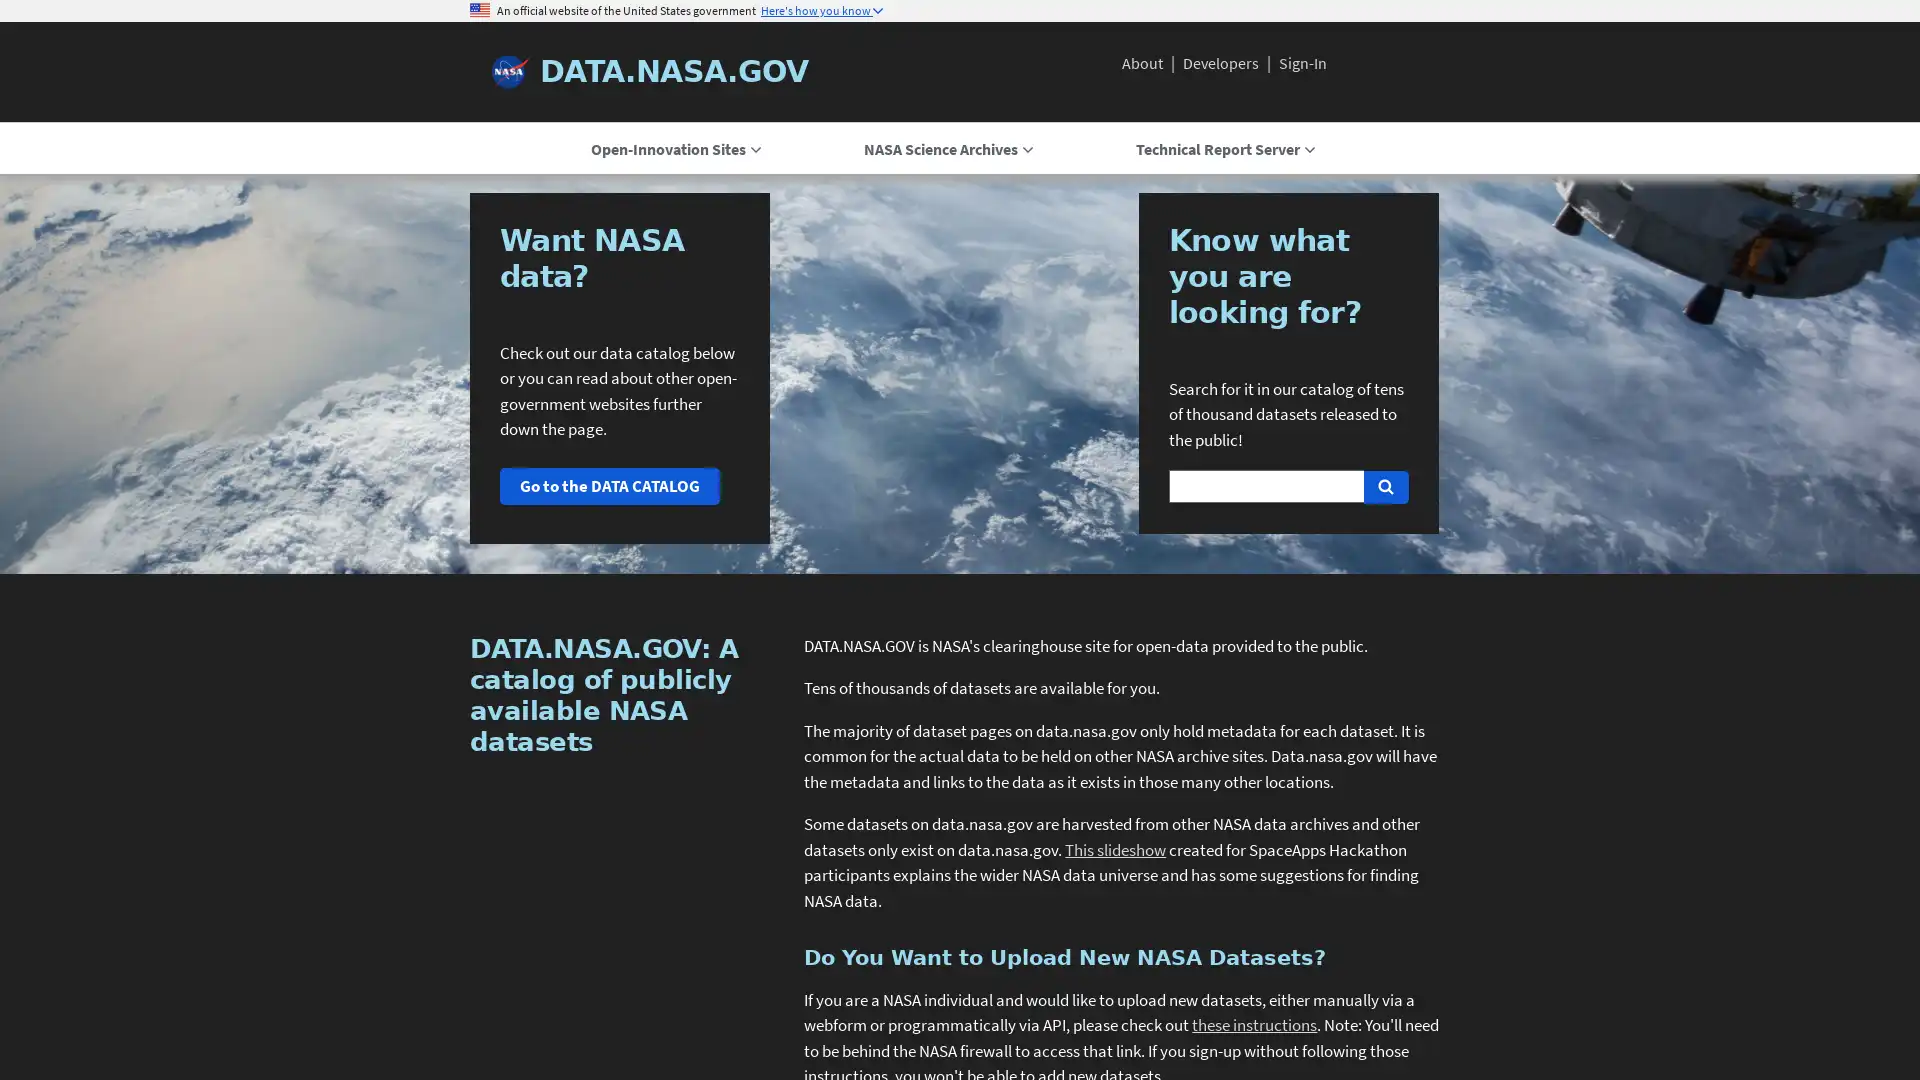 The width and height of the screenshot is (1920, 1080). Describe the element at coordinates (1223, 148) in the screenshot. I see `Technical Report Server` at that location.